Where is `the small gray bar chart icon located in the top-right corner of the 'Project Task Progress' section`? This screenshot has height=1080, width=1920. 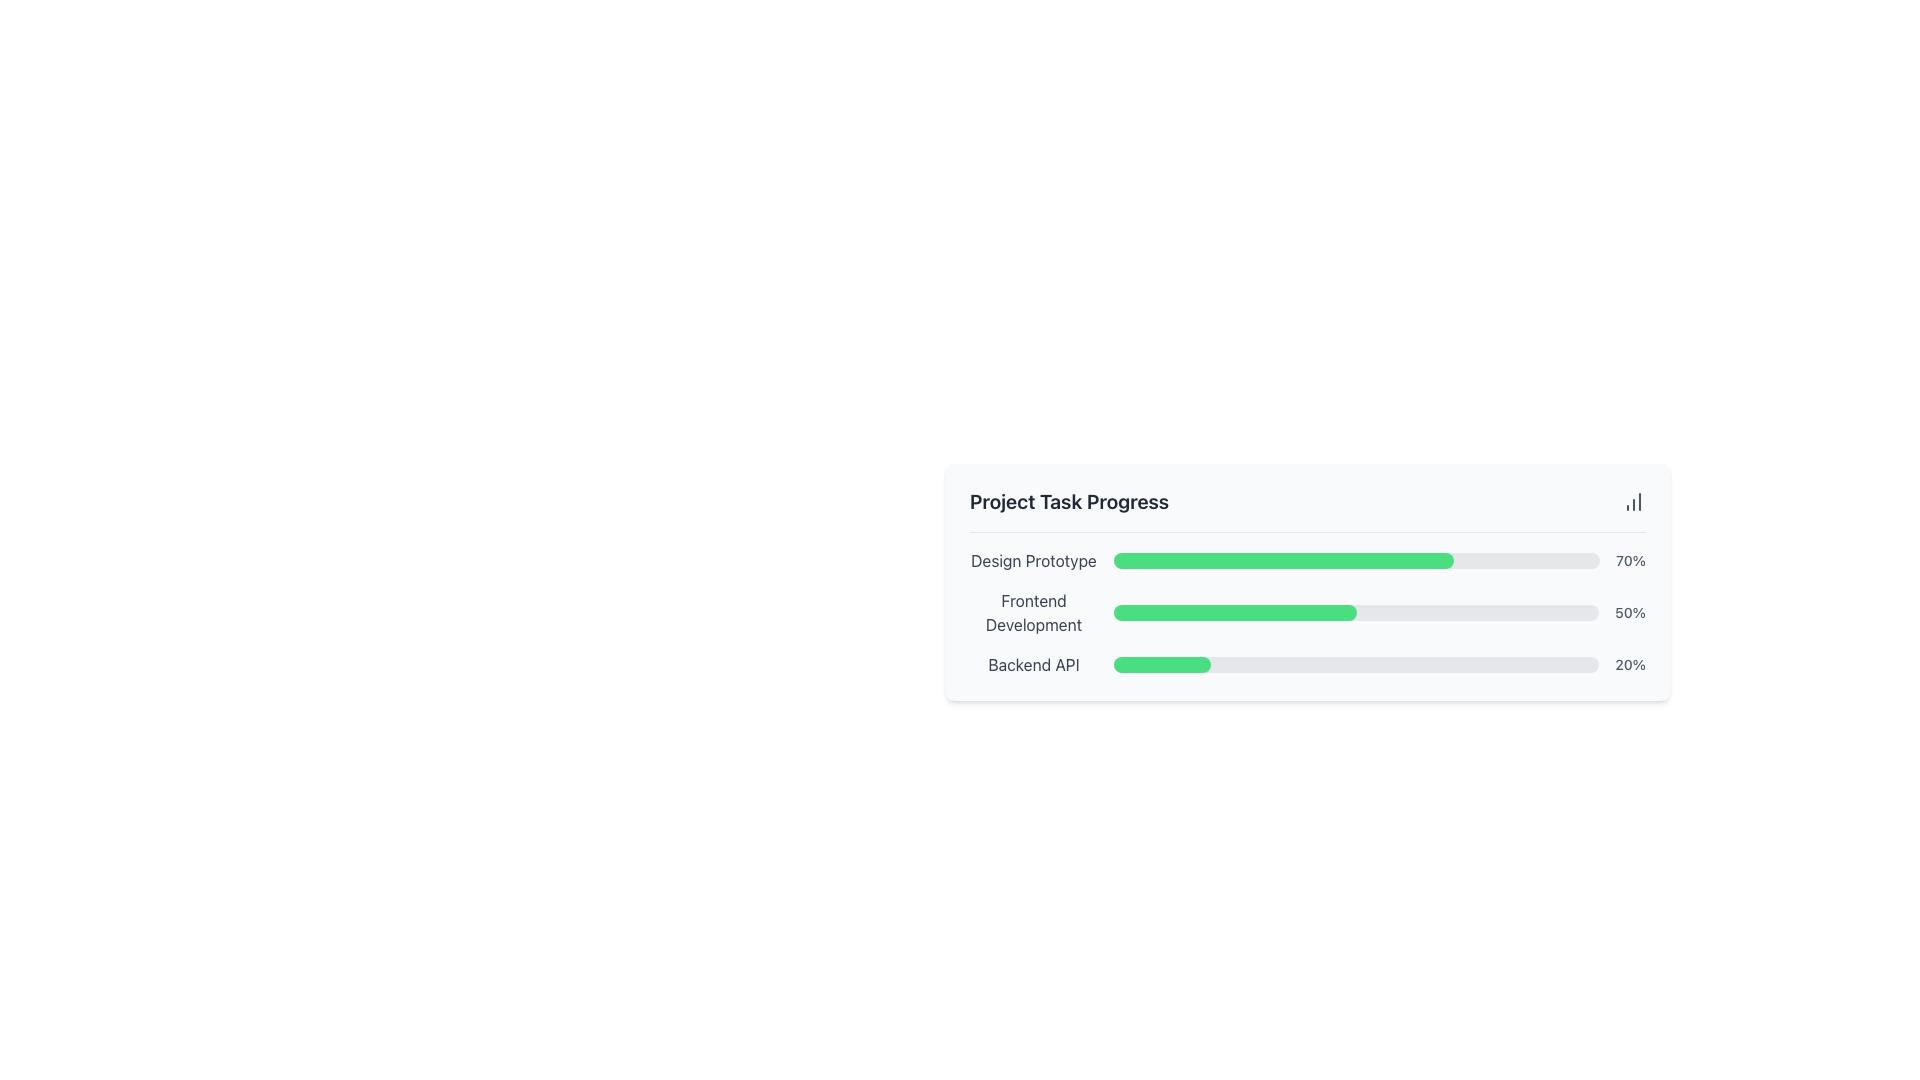
the small gray bar chart icon located in the top-right corner of the 'Project Task Progress' section is located at coordinates (1633, 500).